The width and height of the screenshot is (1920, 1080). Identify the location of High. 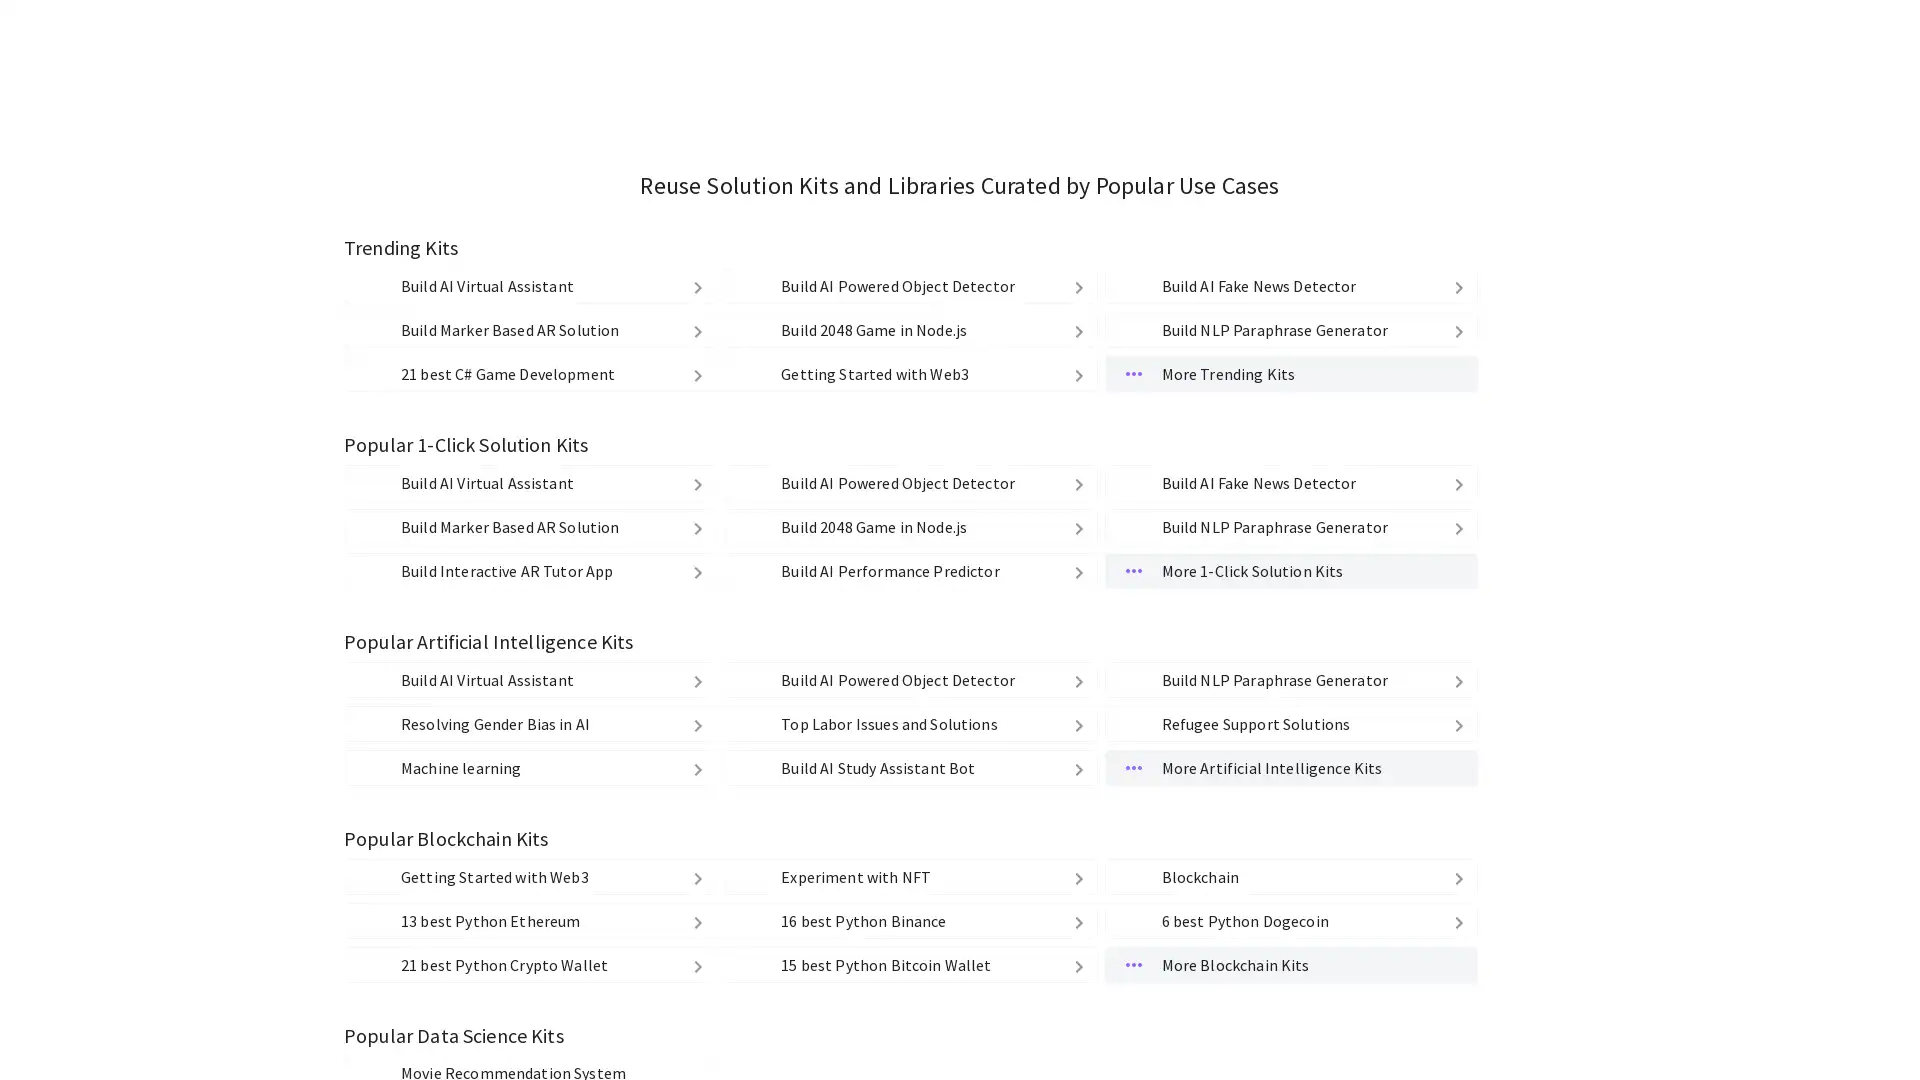
(988, 504).